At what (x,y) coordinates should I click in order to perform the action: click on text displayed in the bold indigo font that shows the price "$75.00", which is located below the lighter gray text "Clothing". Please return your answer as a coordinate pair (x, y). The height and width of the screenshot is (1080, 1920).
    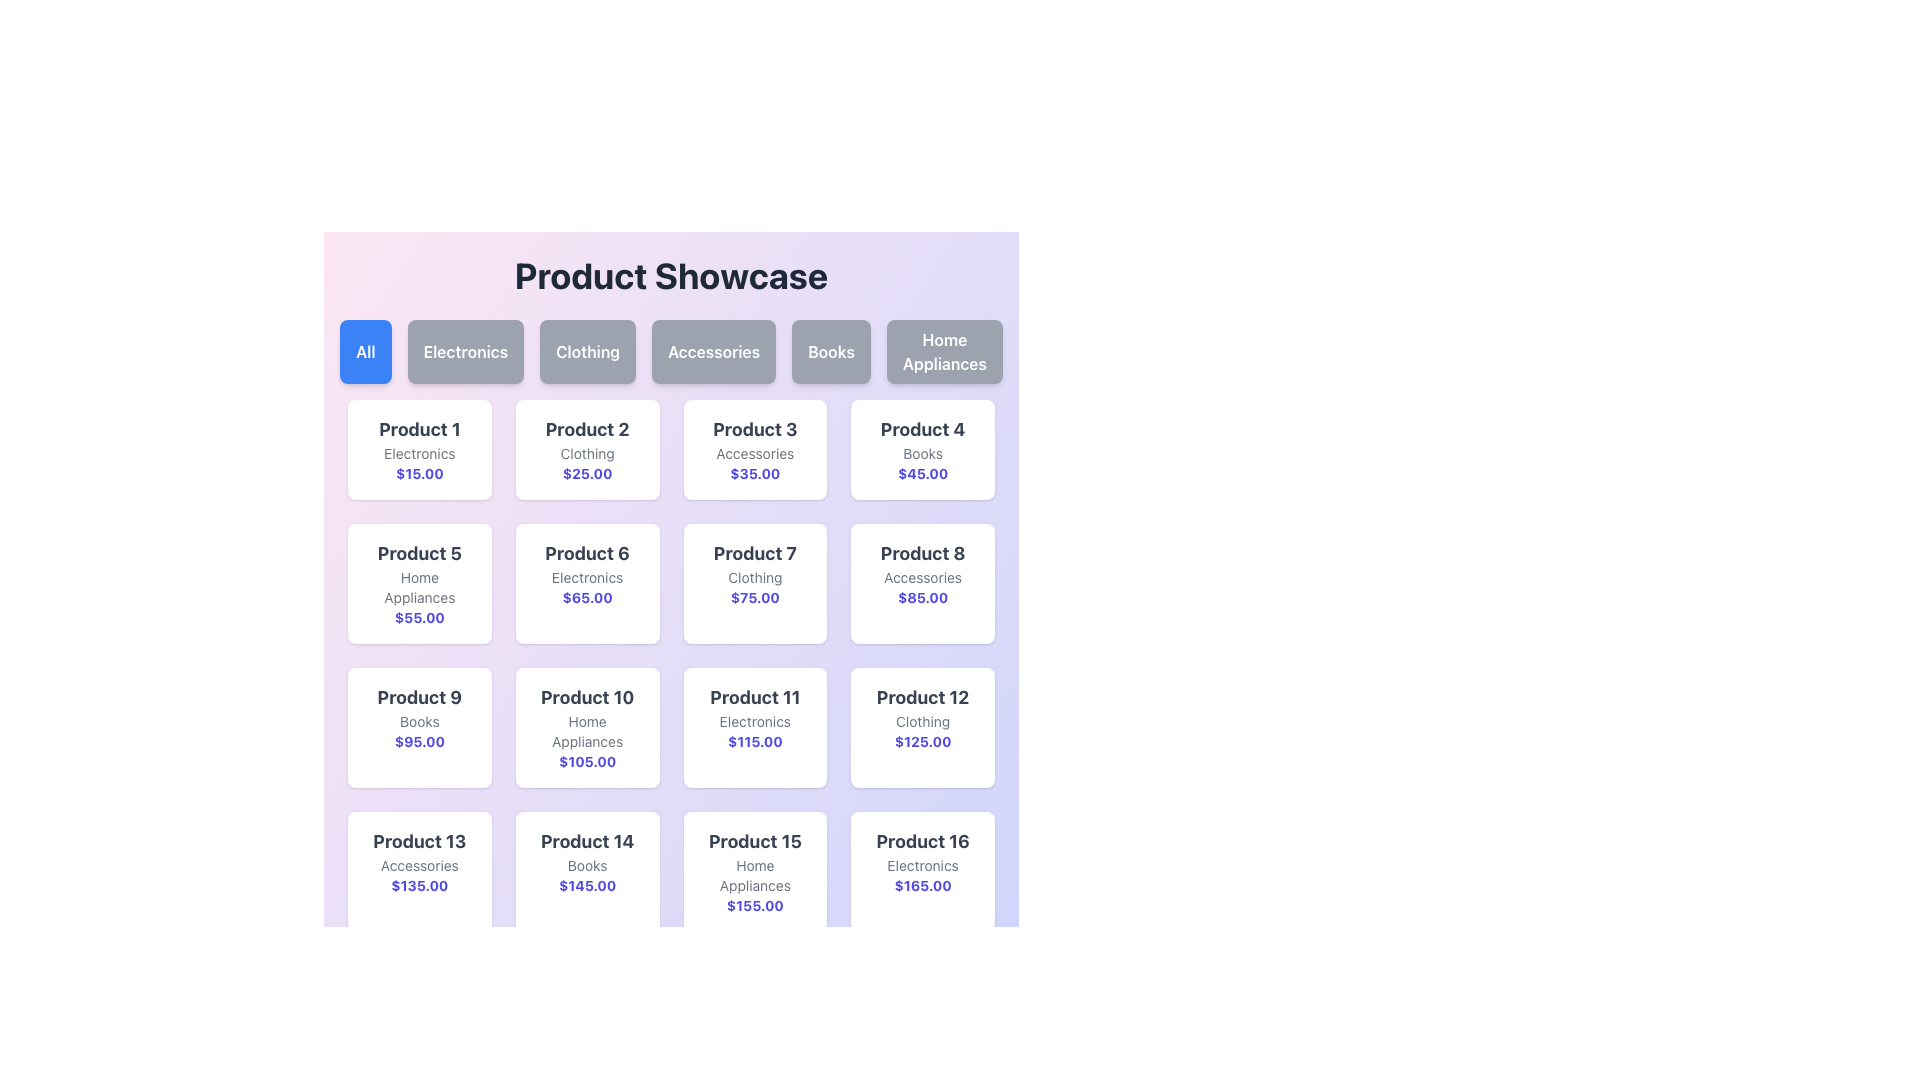
    Looking at the image, I should click on (754, 596).